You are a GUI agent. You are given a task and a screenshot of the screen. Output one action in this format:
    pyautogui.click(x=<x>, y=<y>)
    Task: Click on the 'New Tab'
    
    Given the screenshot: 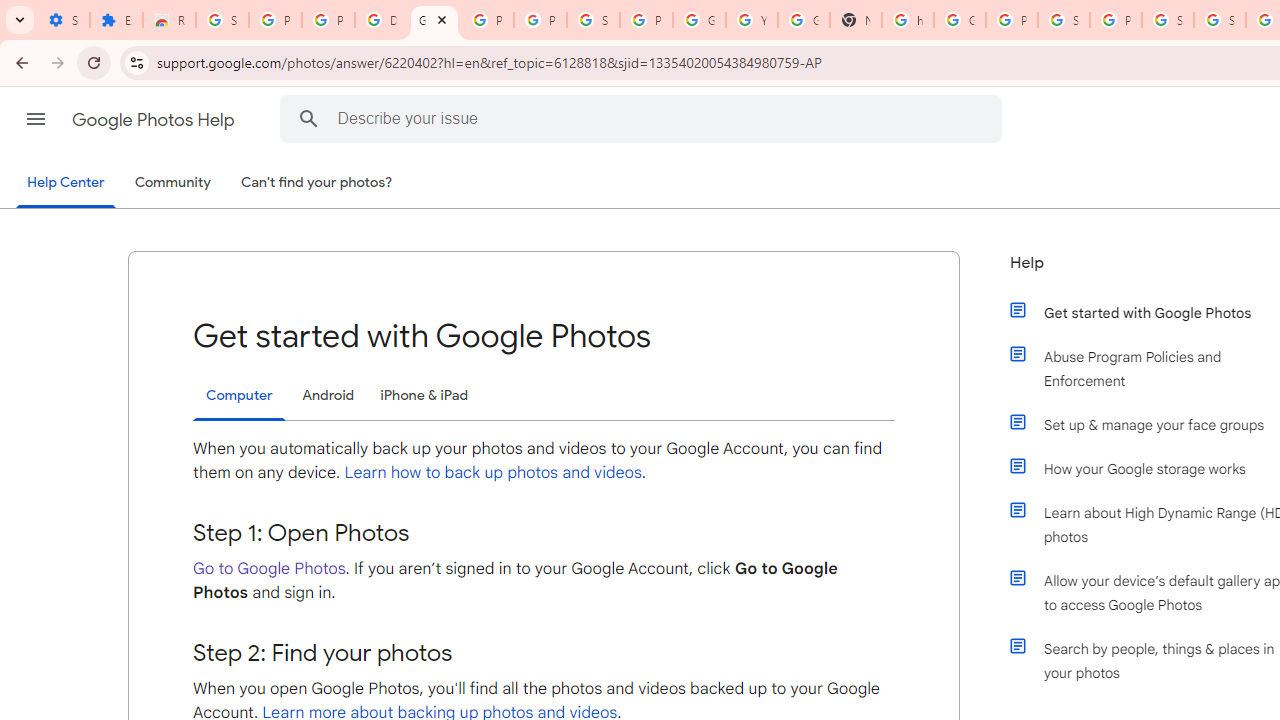 What is the action you would take?
    pyautogui.click(x=855, y=20)
    